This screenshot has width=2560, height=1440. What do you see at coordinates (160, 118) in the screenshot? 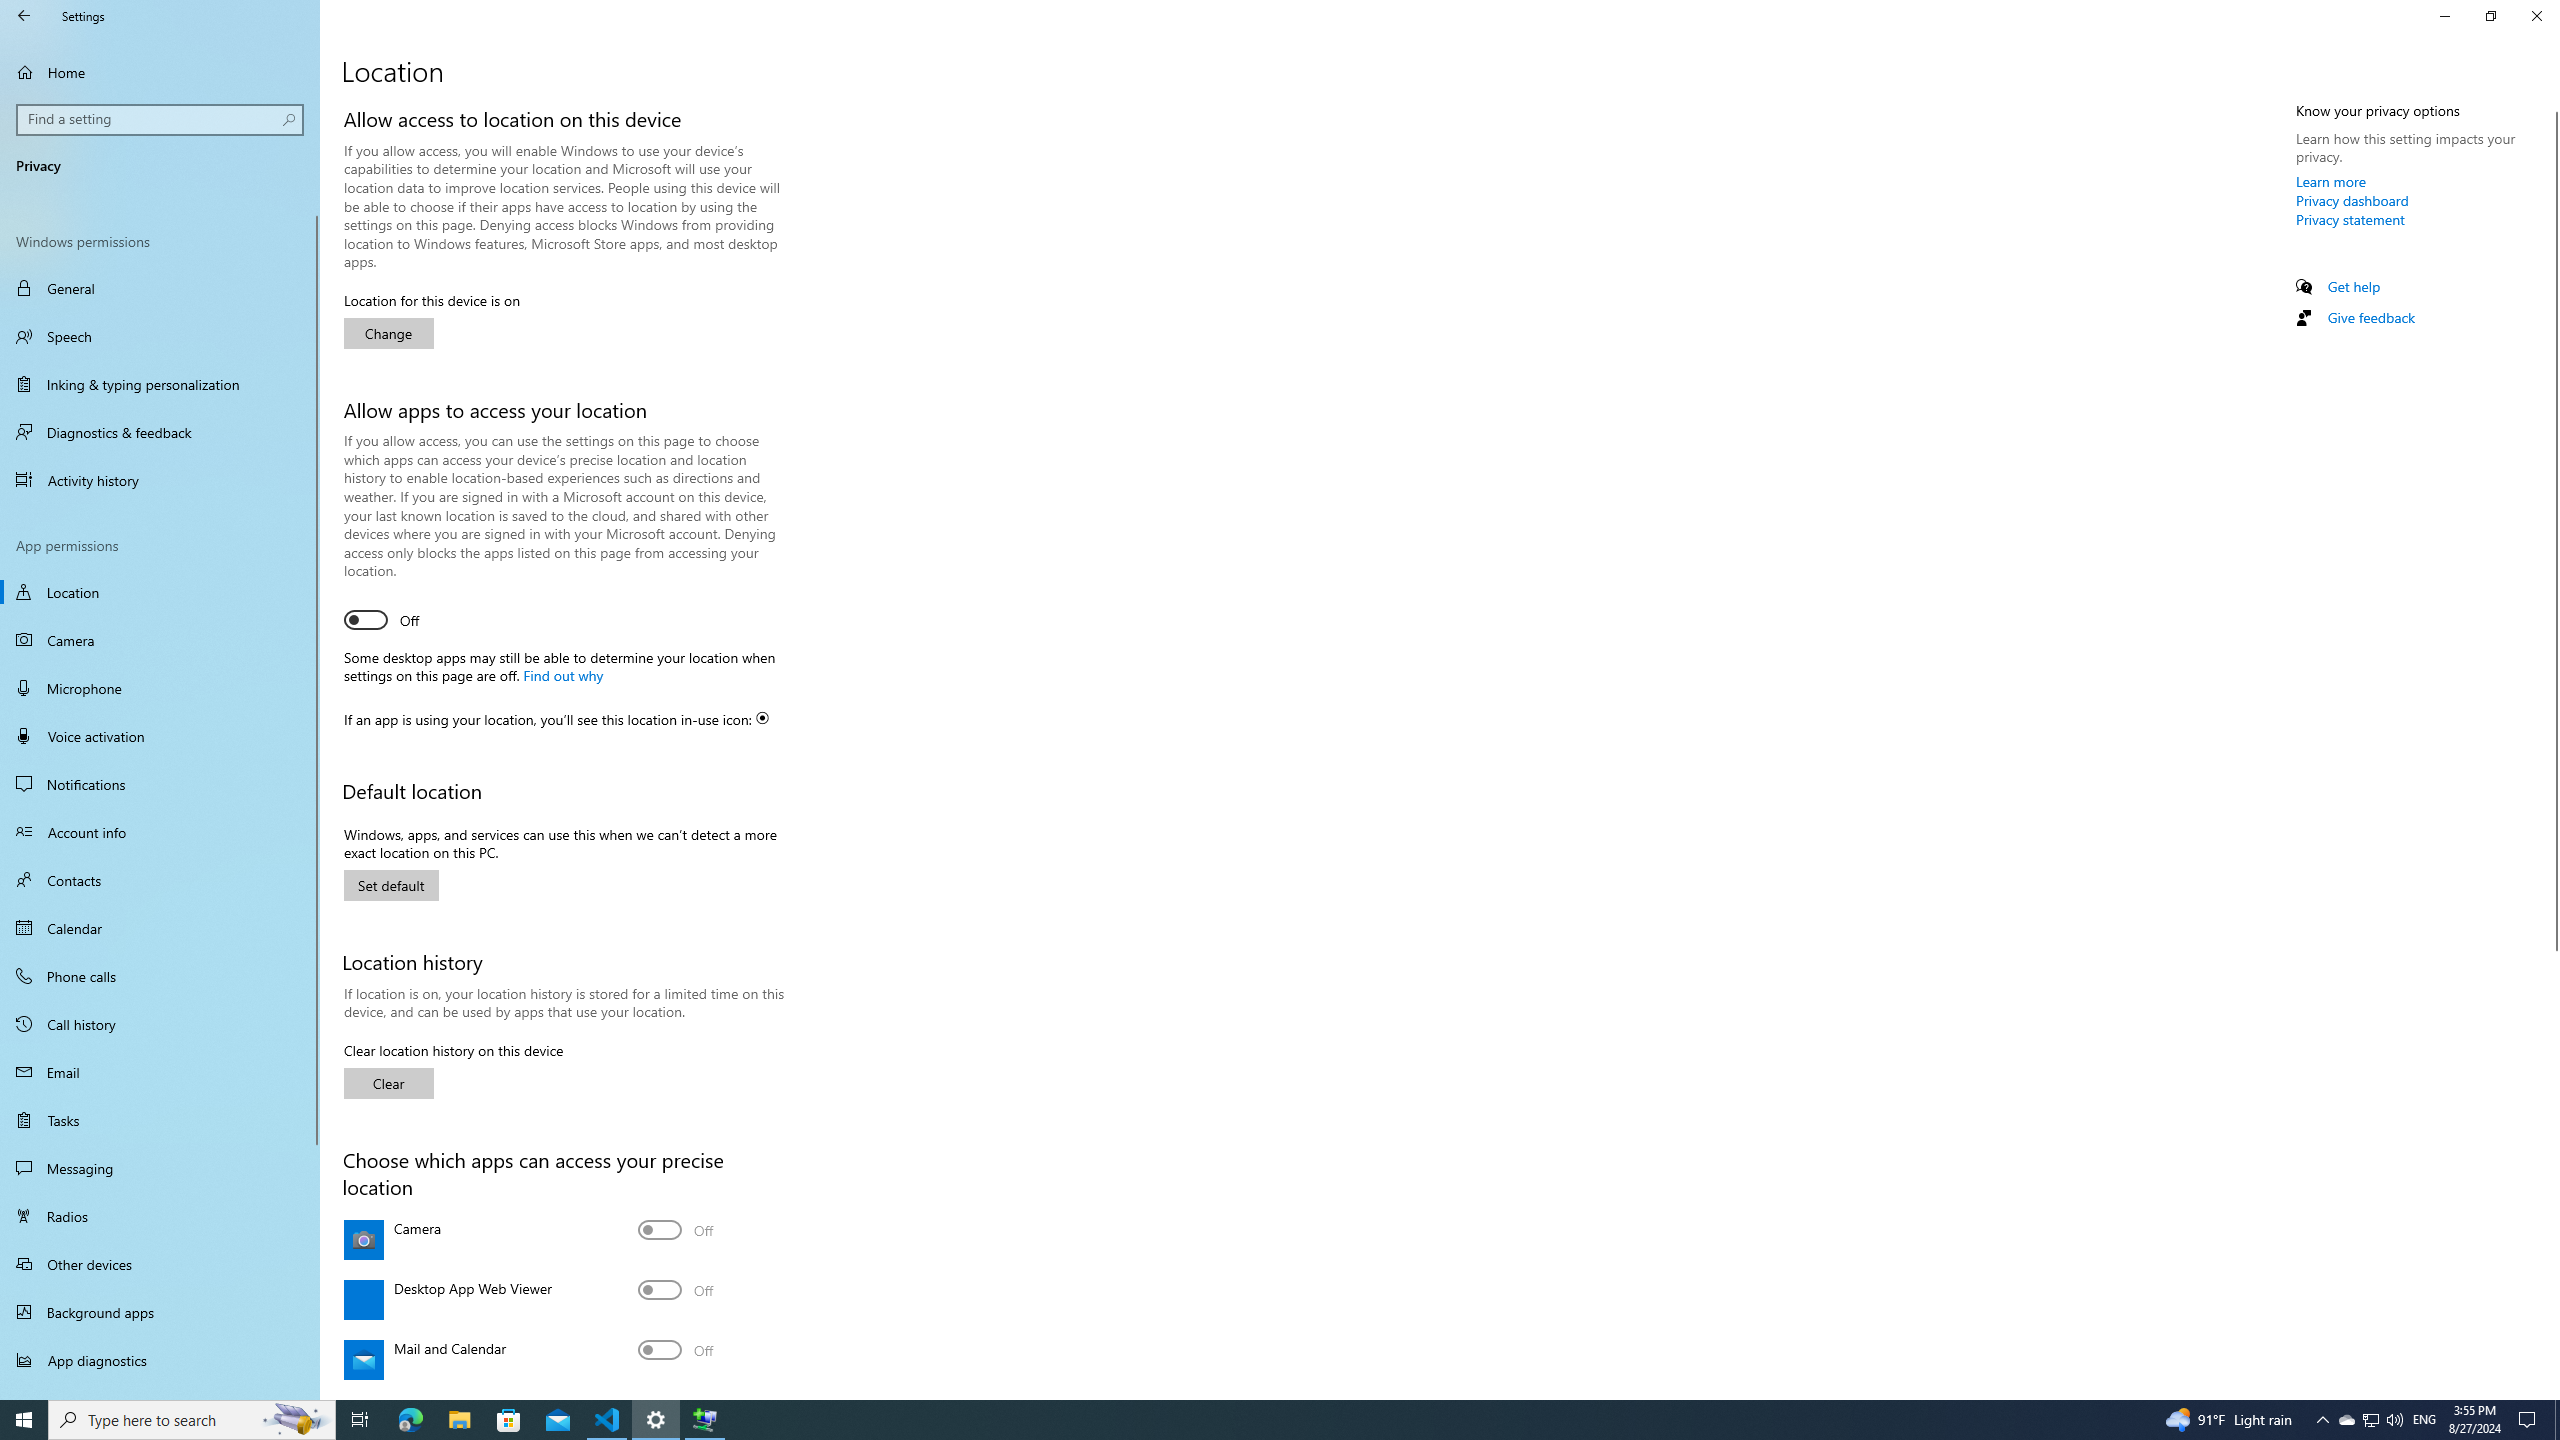
I see `'Search box, Find a setting'` at bounding box center [160, 118].